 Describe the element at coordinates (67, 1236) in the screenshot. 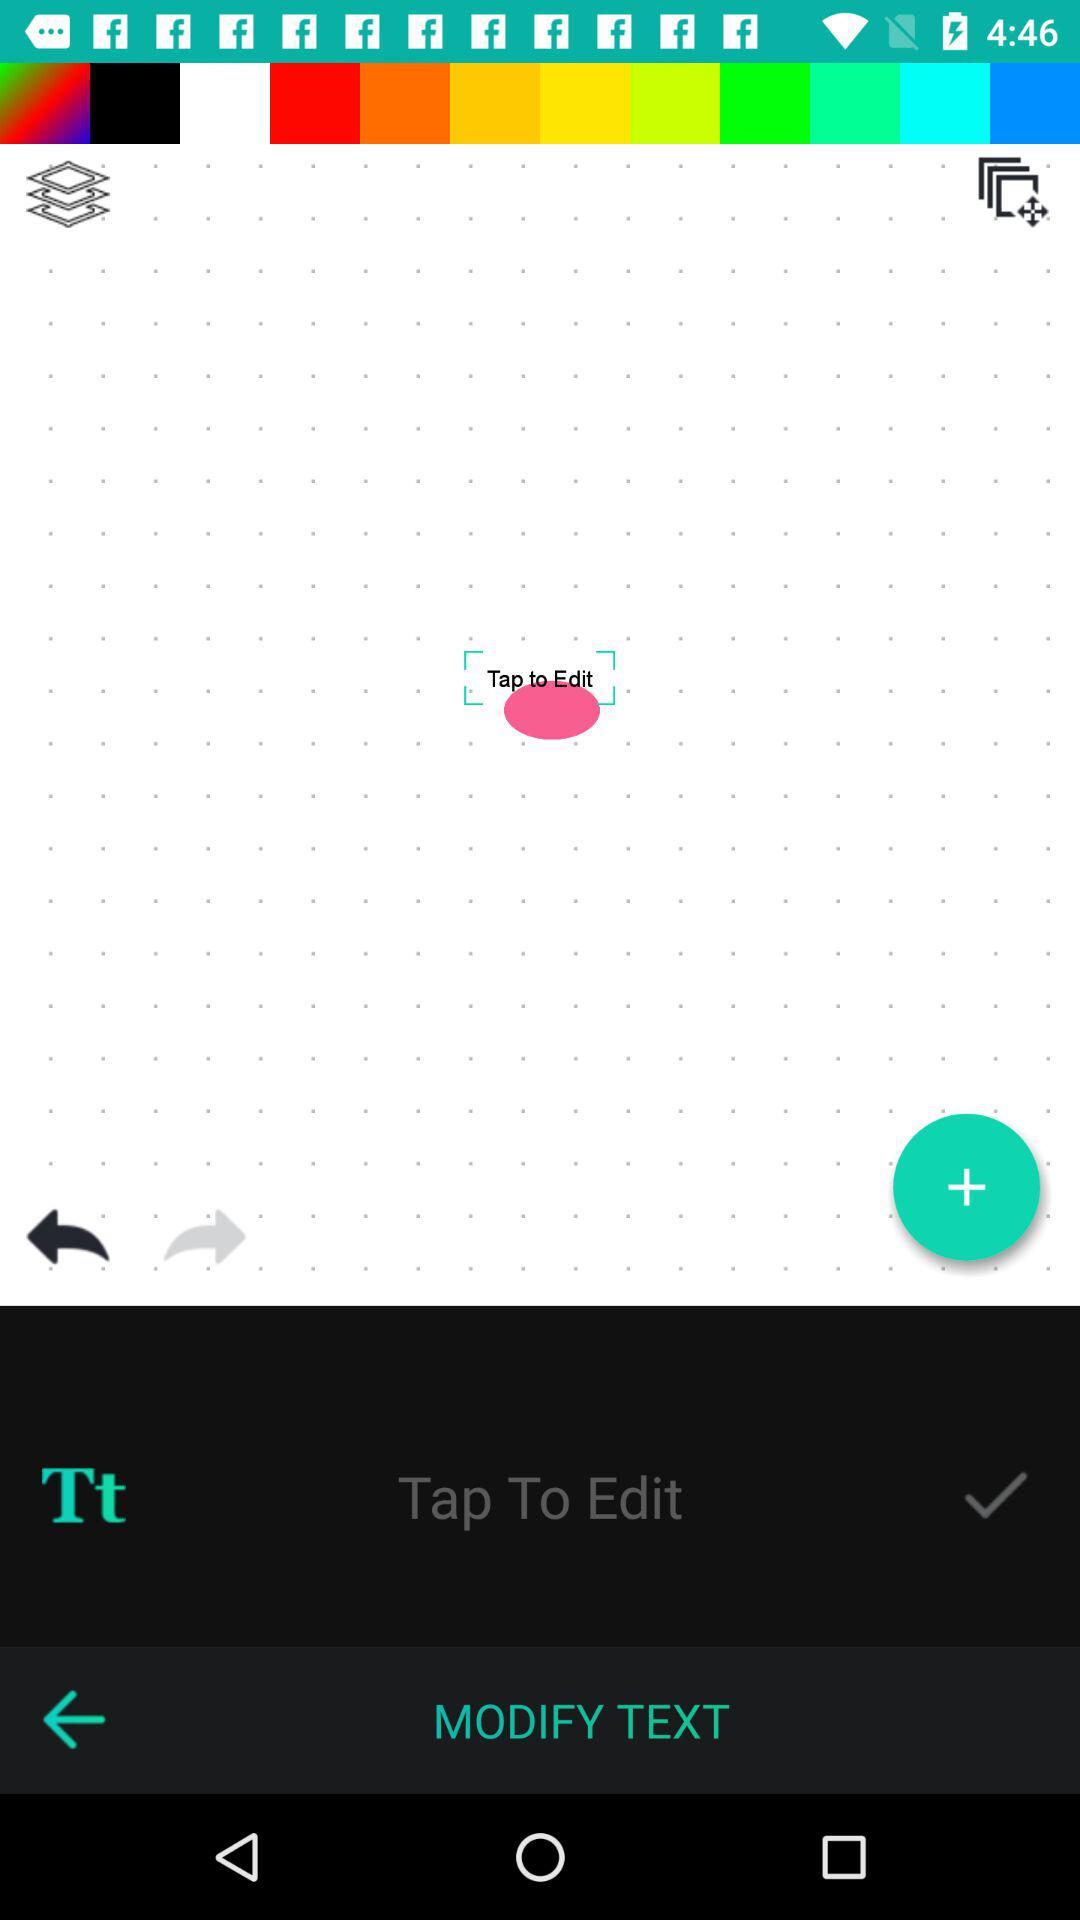

I see `undo last action` at that location.